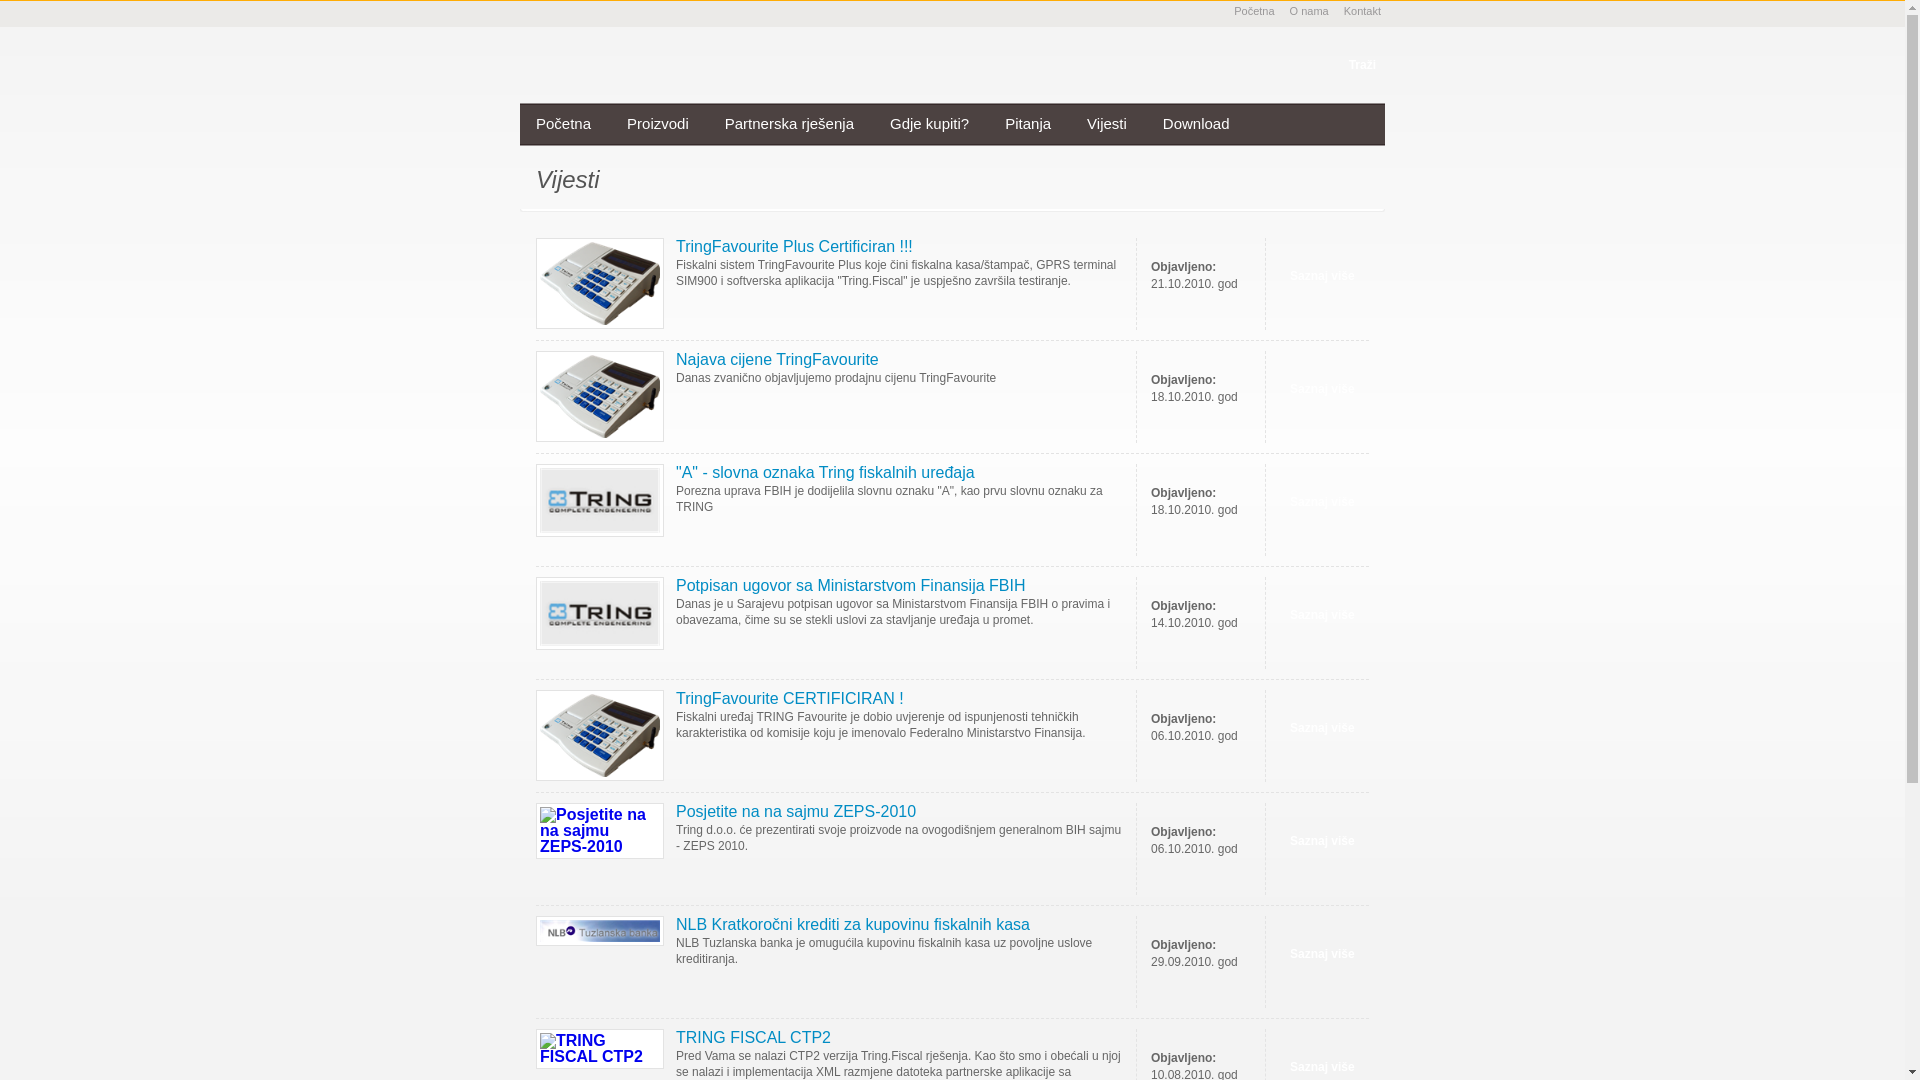 This screenshot has width=1920, height=1080. I want to click on 'Proizvodi', so click(657, 124).